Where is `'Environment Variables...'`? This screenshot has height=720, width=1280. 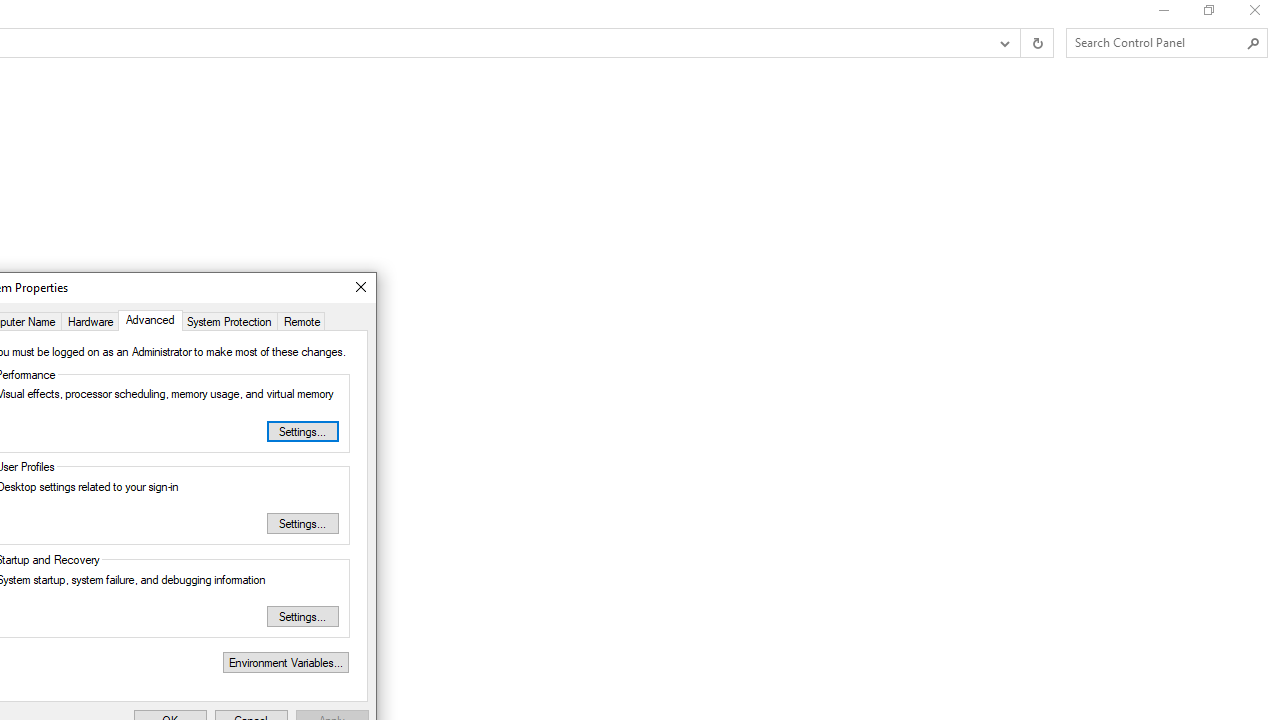
'Environment Variables...' is located at coordinates (284, 662).